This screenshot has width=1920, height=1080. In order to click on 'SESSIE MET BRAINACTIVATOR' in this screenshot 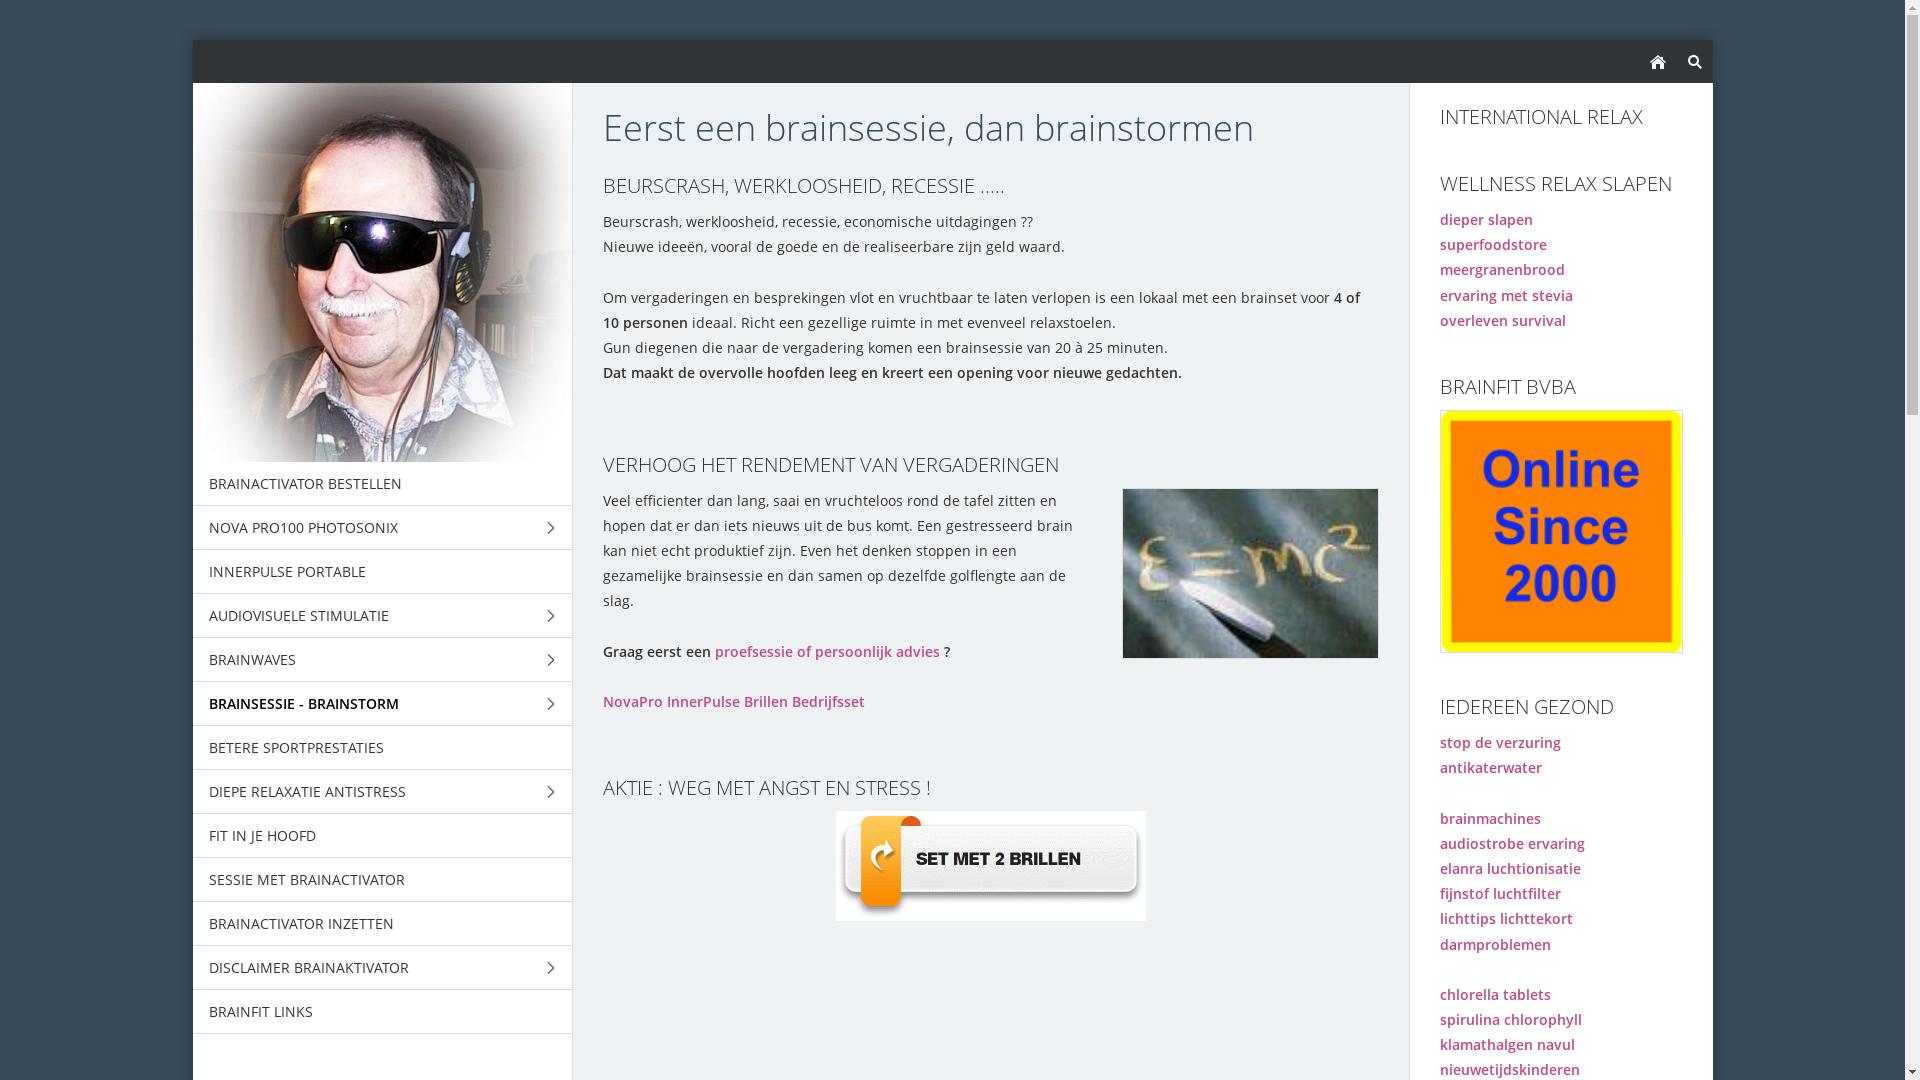, I will do `click(381, 878)`.